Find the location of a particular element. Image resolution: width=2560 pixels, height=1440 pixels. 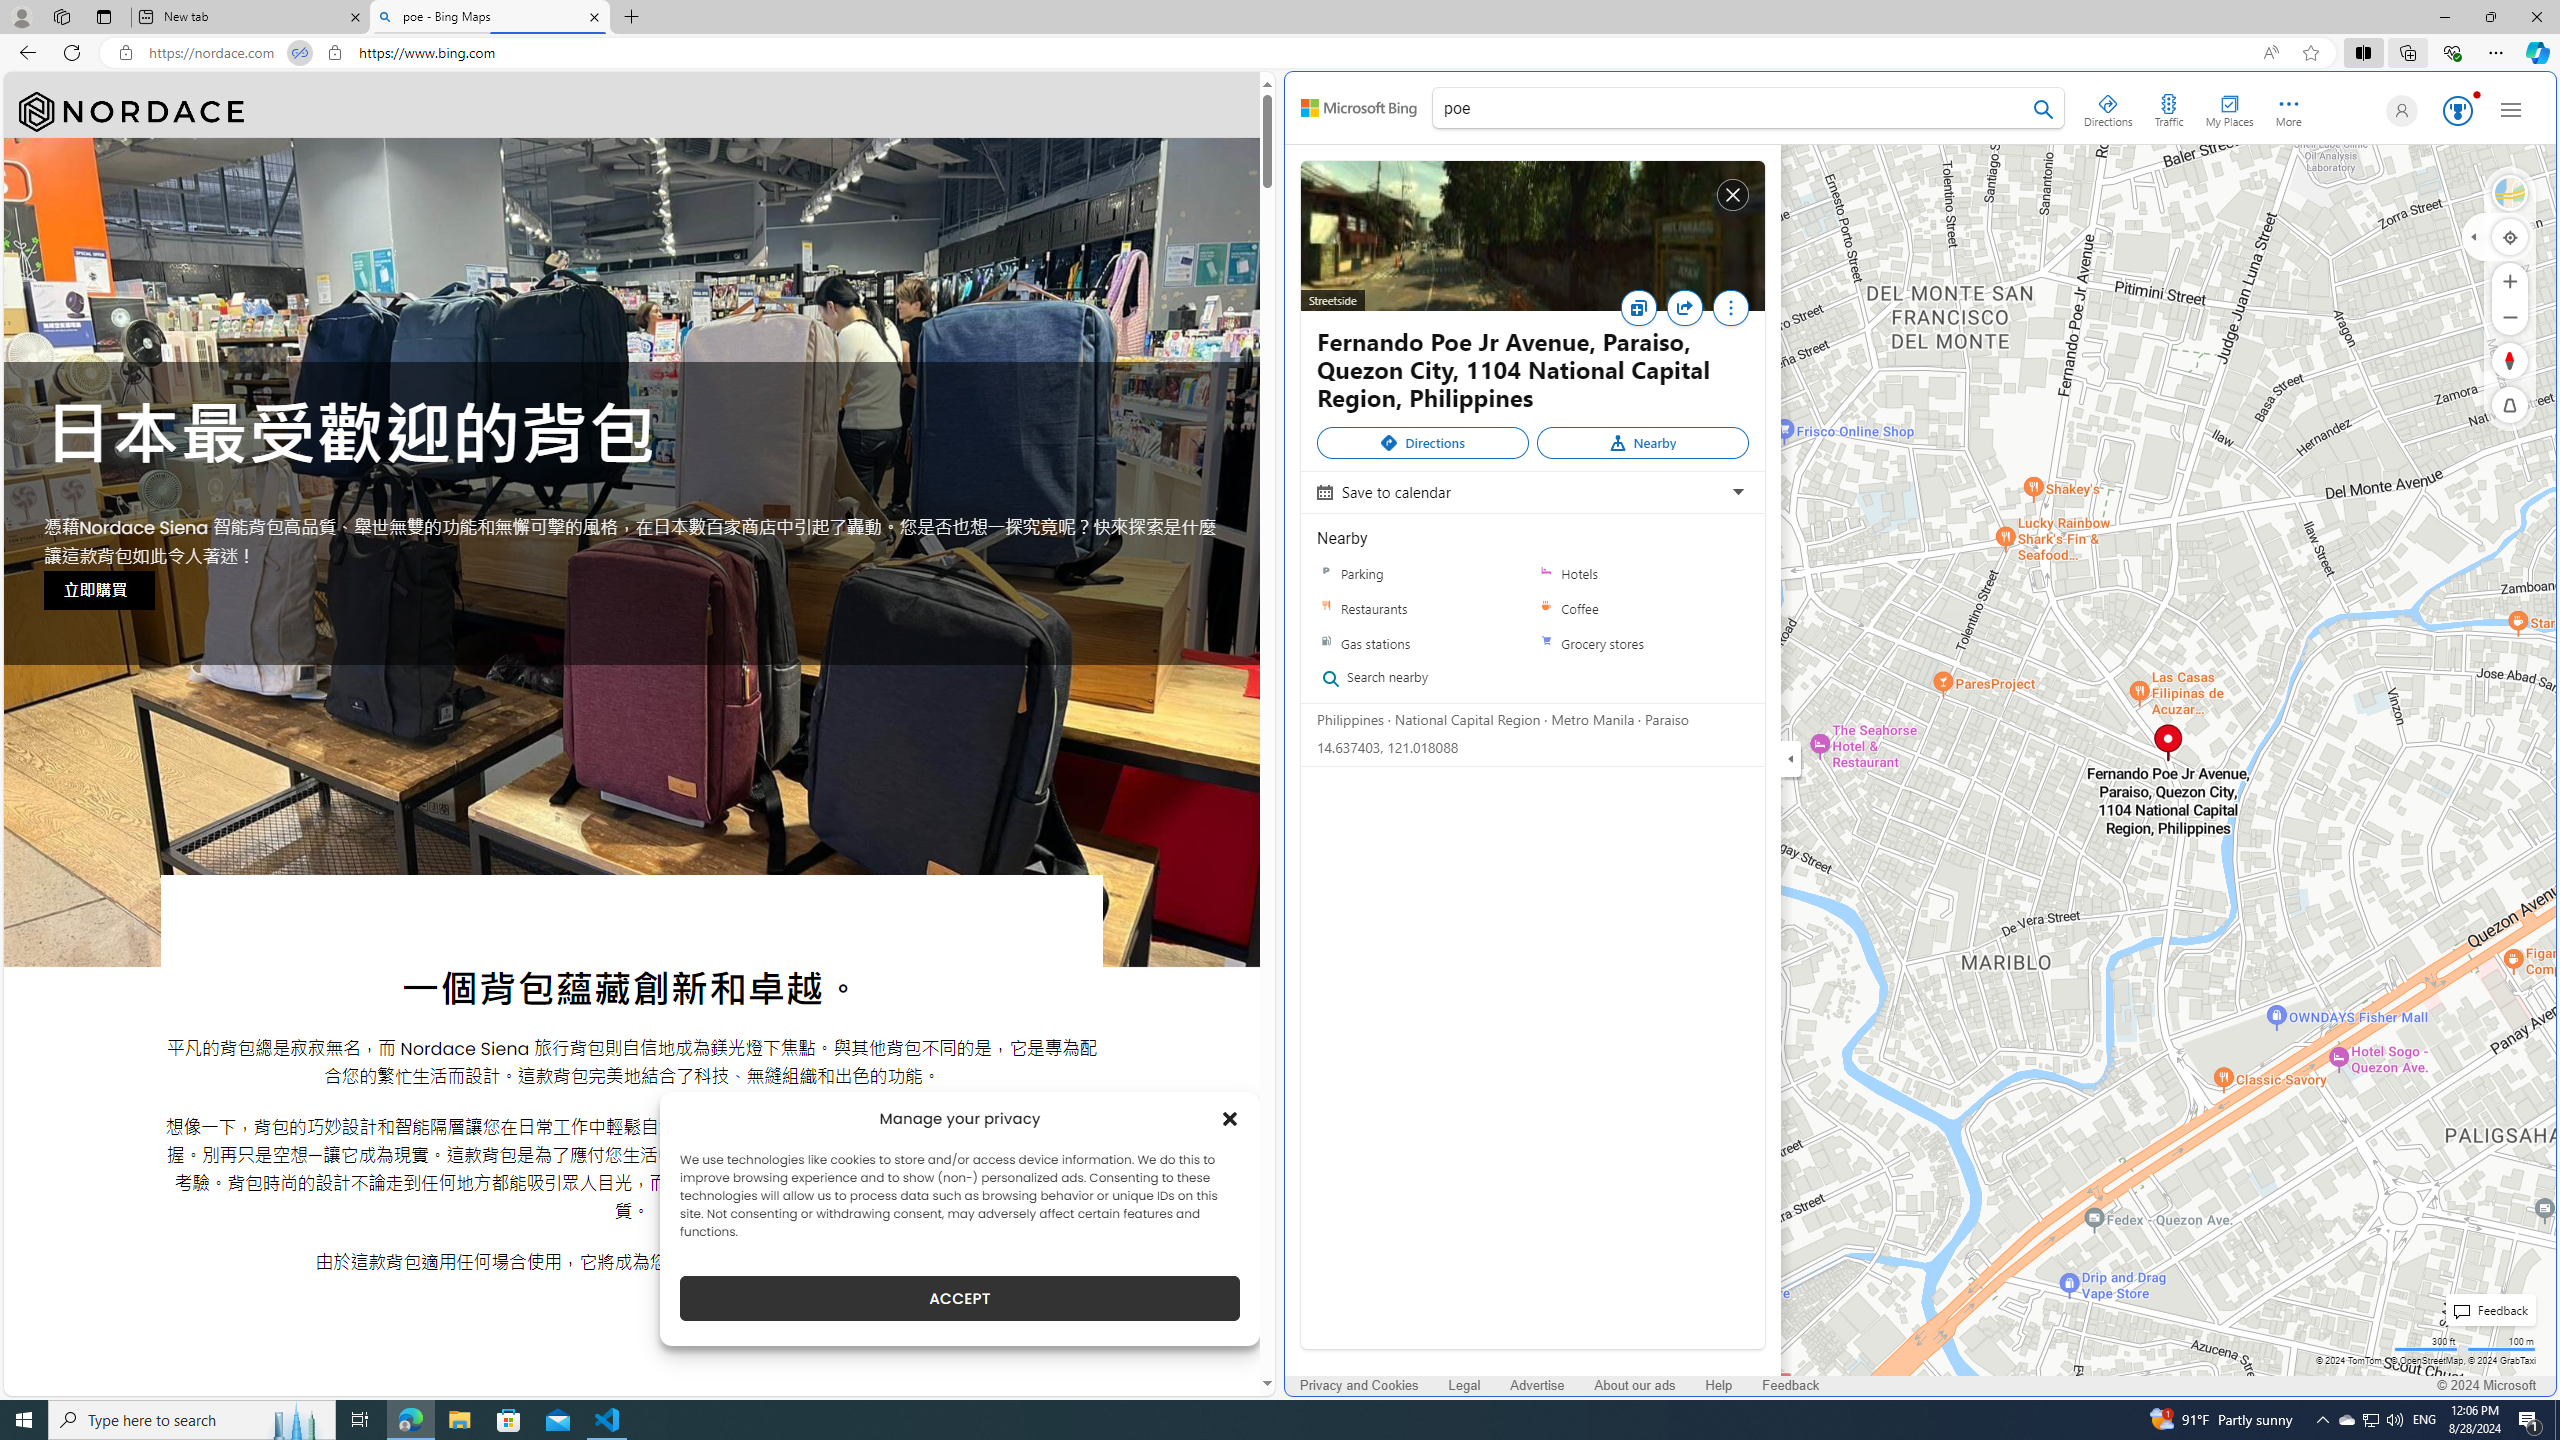

'Add a search' is located at coordinates (1733, 107).